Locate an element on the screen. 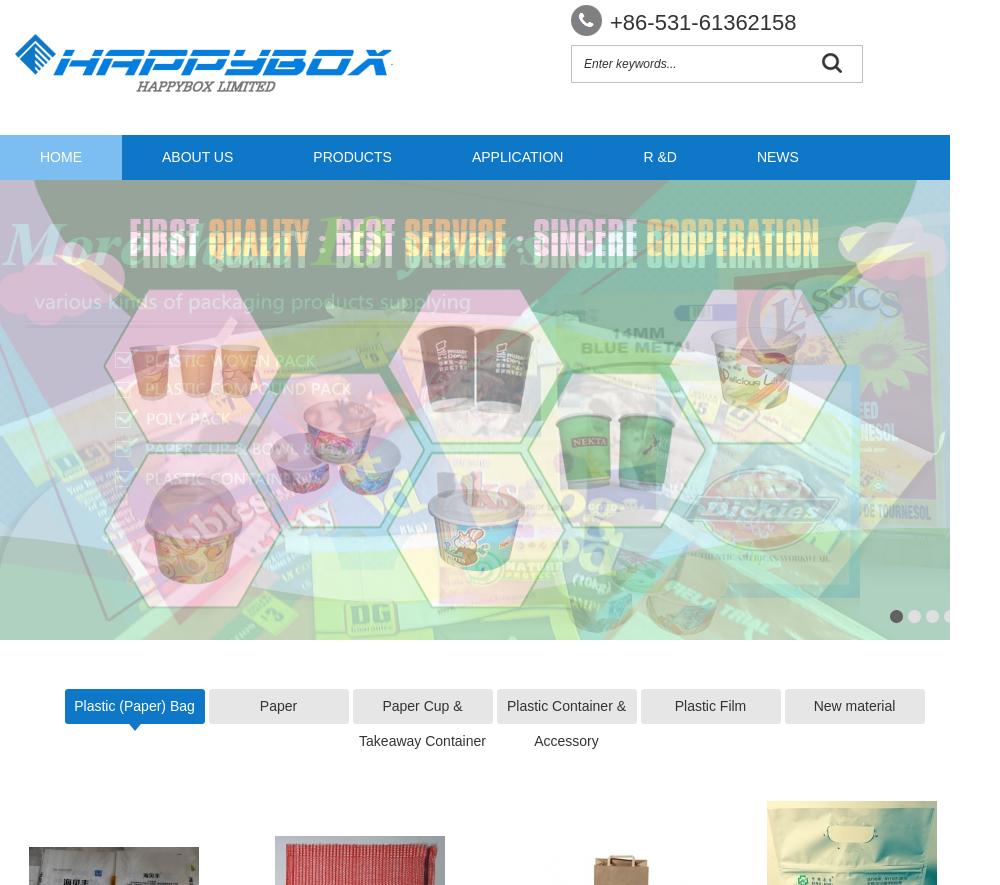 The width and height of the screenshot is (1000, 885). 'Plastic (Paper) Bag' is located at coordinates (73, 704).